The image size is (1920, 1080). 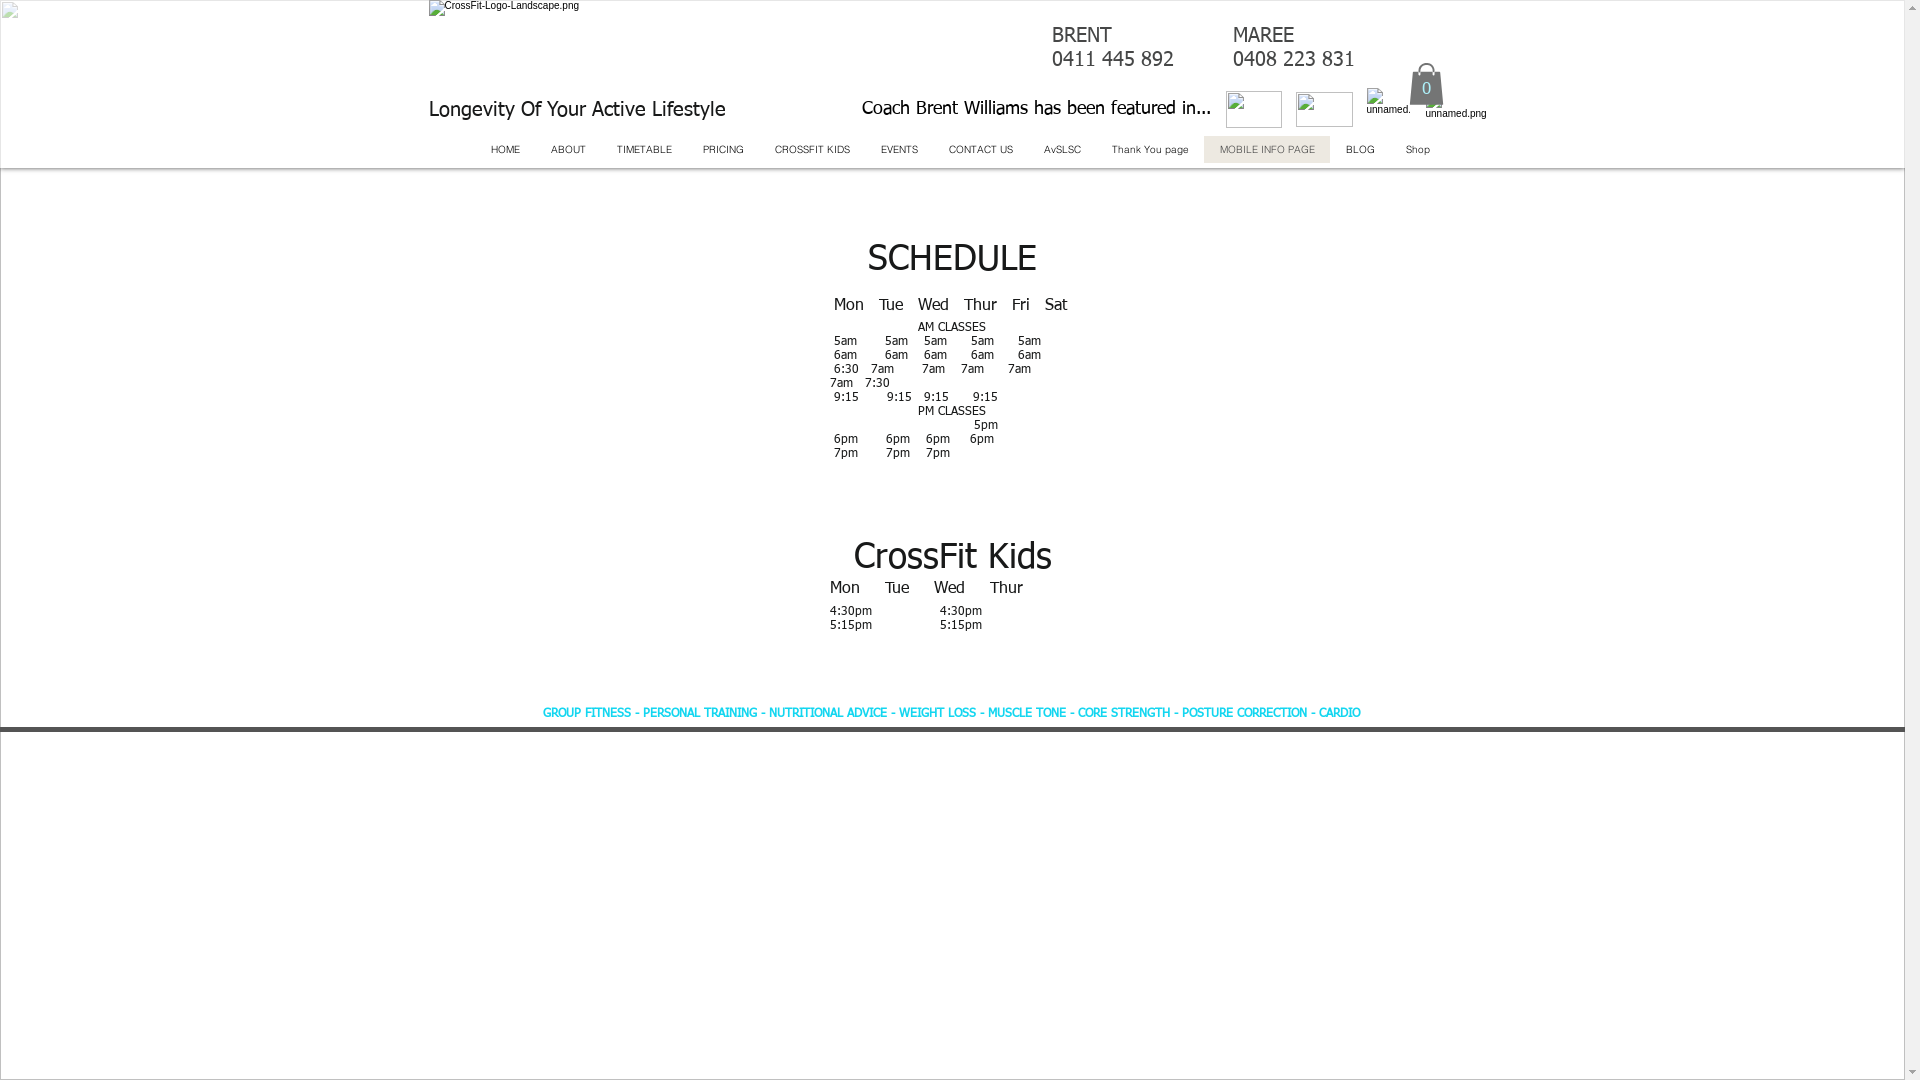 What do you see at coordinates (1150, 148) in the screenshot?
I see `'Thank You page'` at bounding box center [1150, 148].